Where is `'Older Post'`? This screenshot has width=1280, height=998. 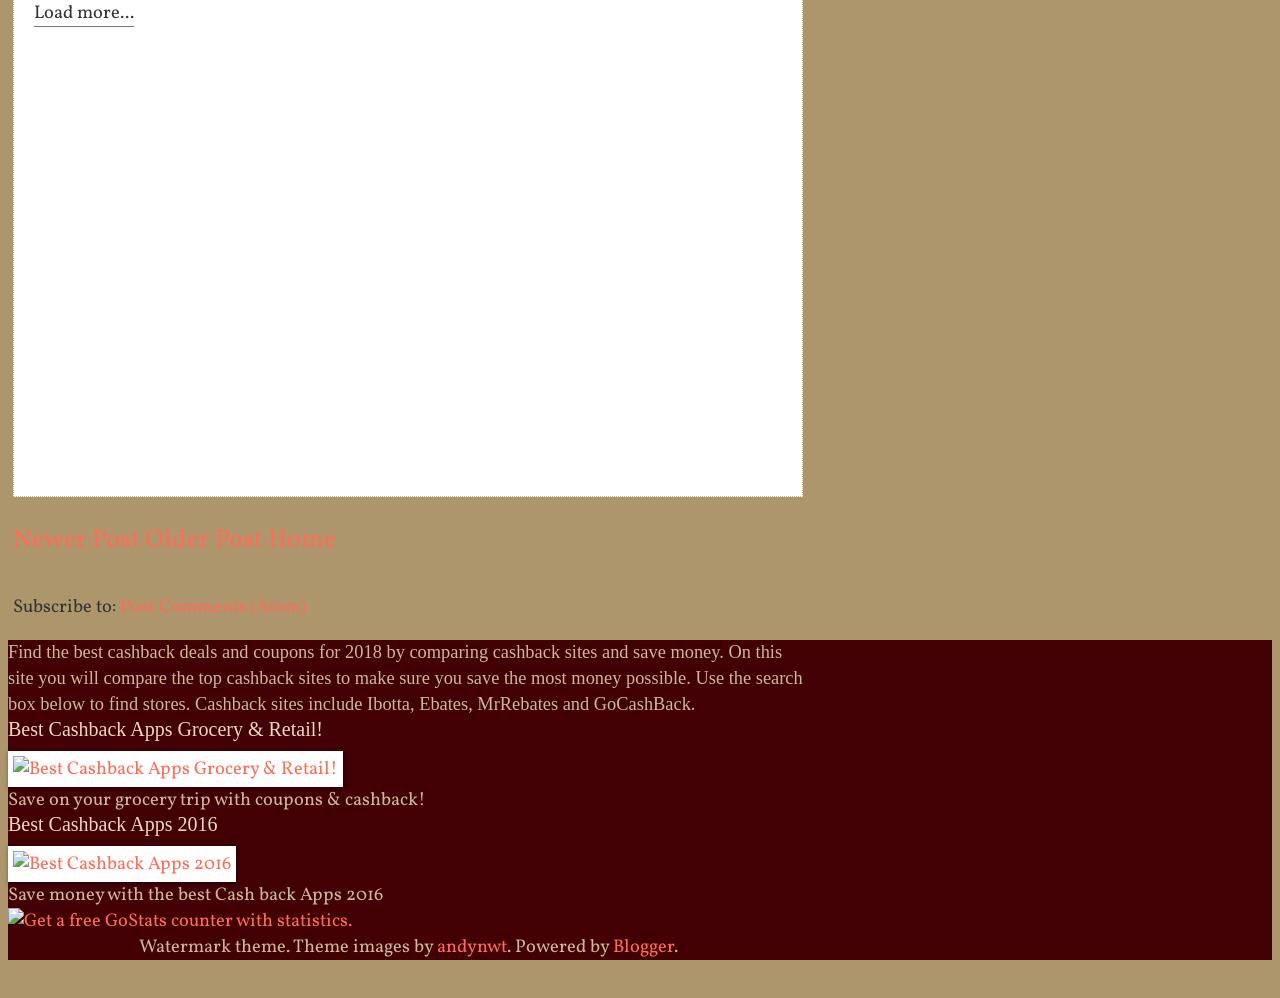 'Older Post' is located at coordinates (204, 540).